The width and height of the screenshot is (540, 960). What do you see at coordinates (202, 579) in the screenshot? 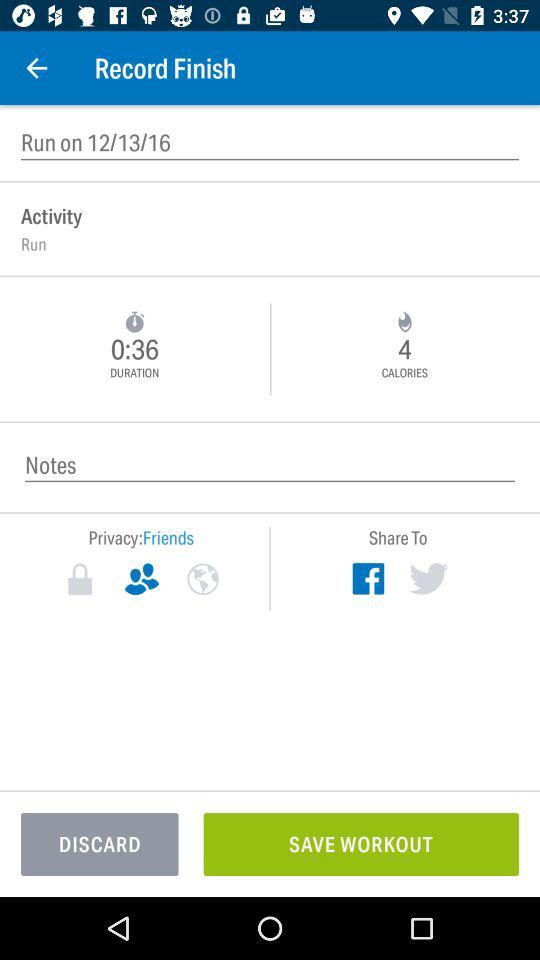
I see `public` at bounding box center [202, 579].